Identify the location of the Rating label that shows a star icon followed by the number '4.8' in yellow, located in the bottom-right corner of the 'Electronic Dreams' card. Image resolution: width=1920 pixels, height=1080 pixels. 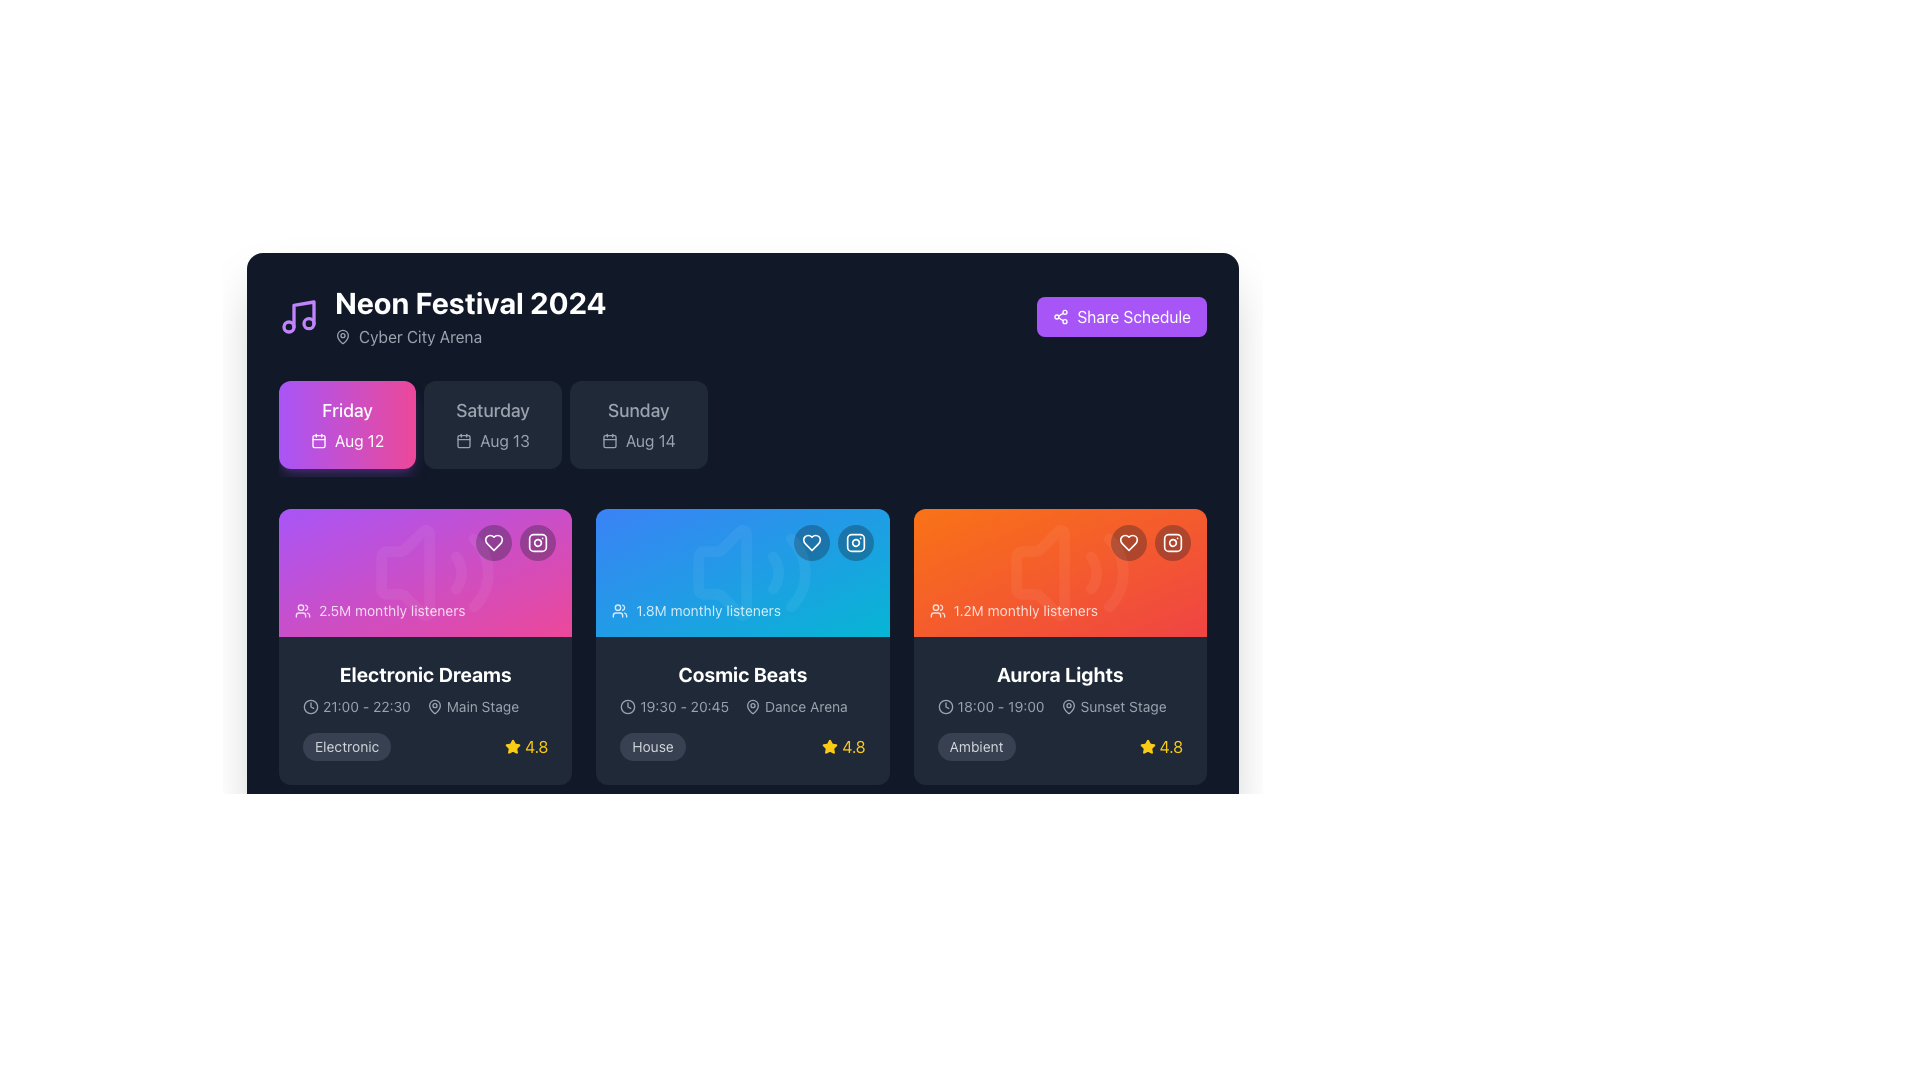
(526, 747).